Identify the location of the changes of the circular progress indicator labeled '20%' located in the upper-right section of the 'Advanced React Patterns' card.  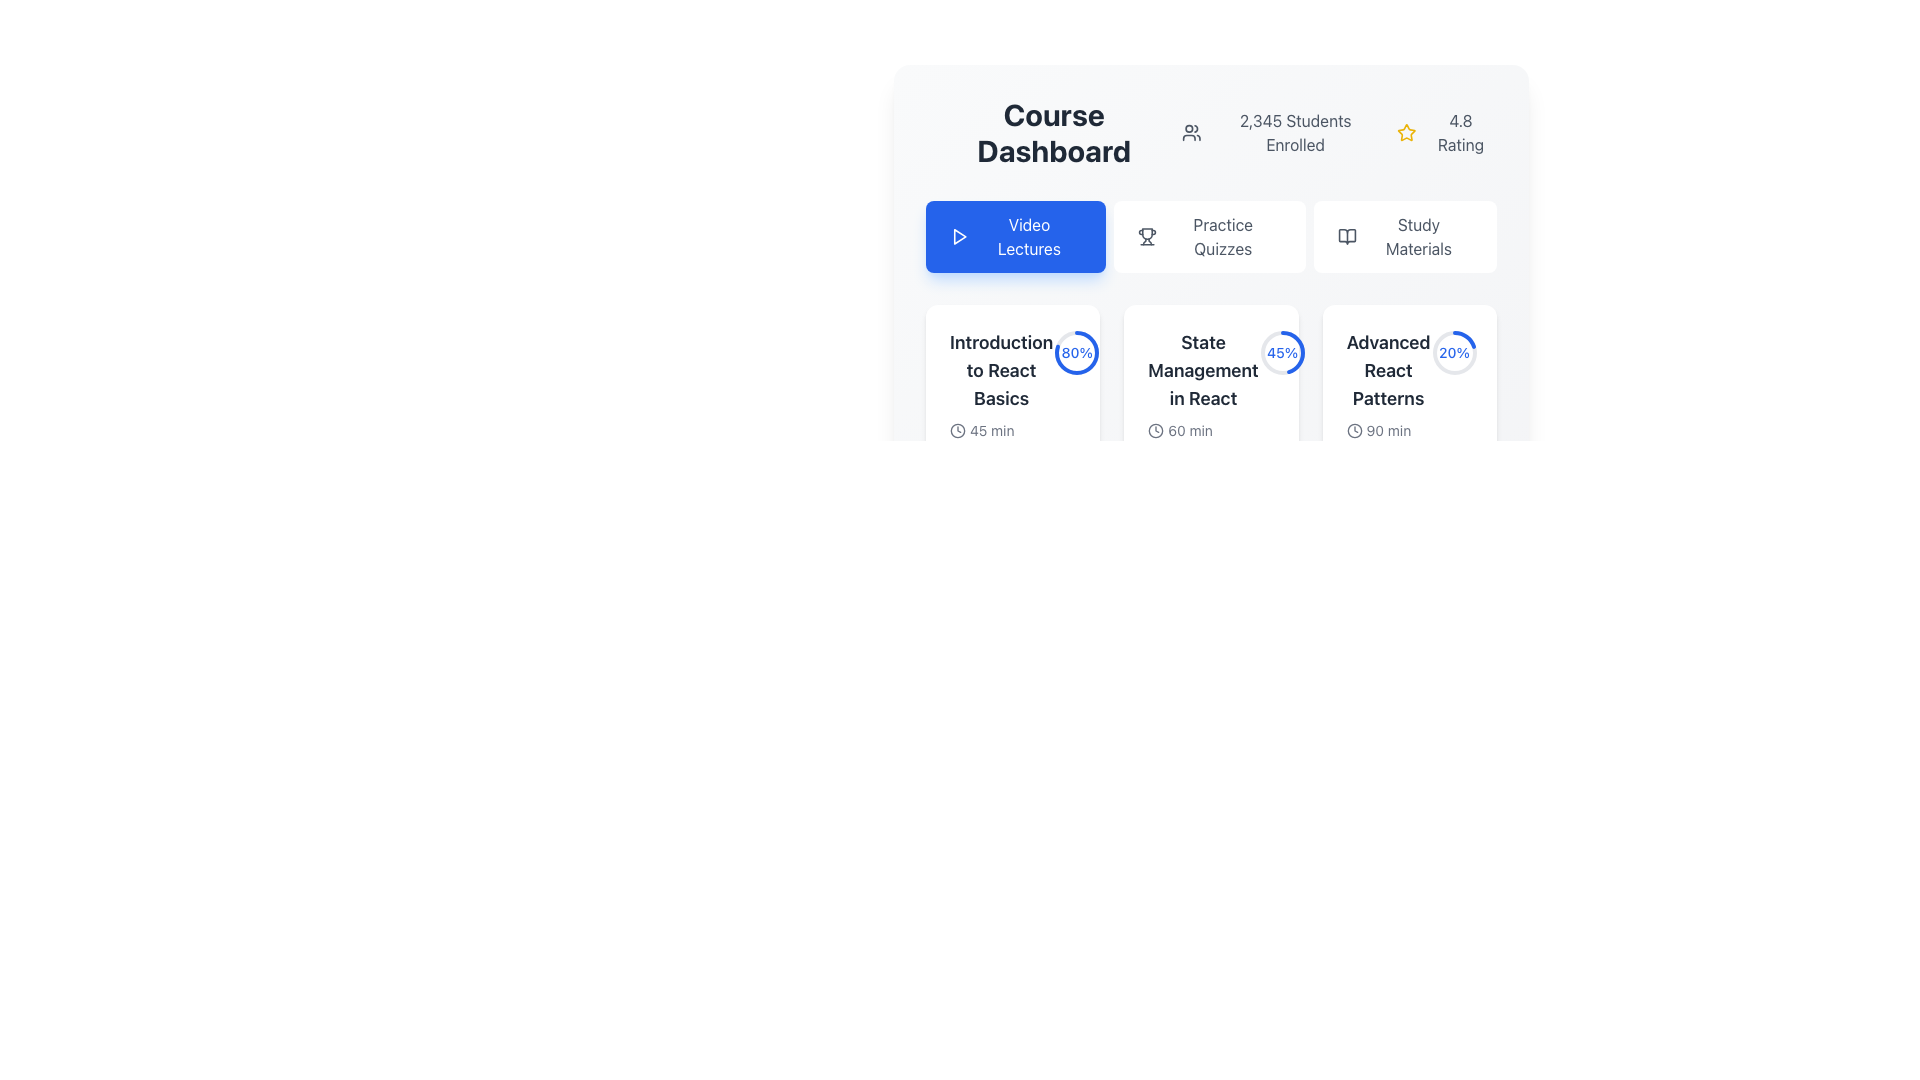
(1454, 352).